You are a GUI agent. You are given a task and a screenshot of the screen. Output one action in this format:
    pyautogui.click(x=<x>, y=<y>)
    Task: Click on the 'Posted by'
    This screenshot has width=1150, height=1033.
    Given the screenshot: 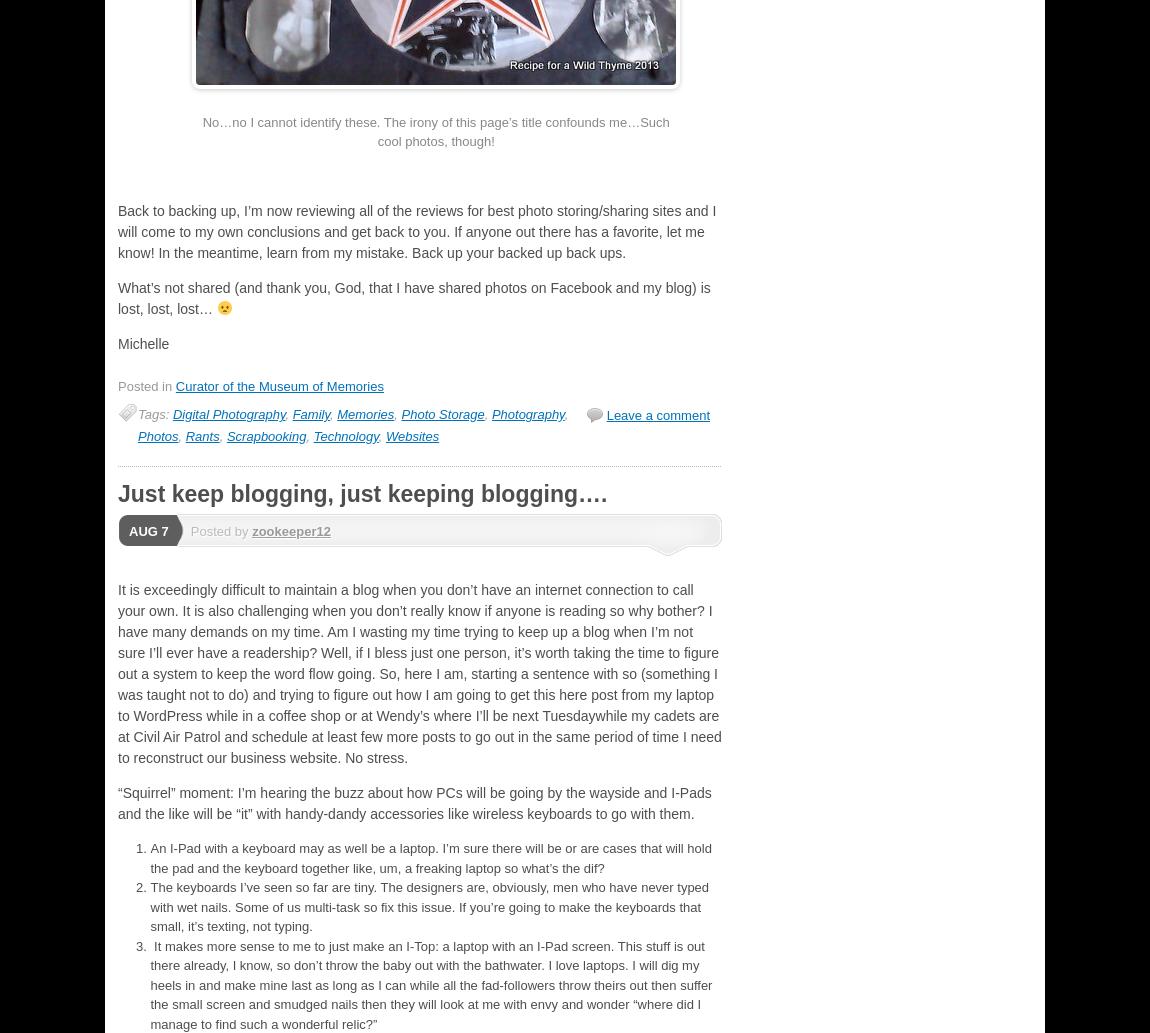 What is the action you would take?
    pyautogui.click(x=220, y=530)
    